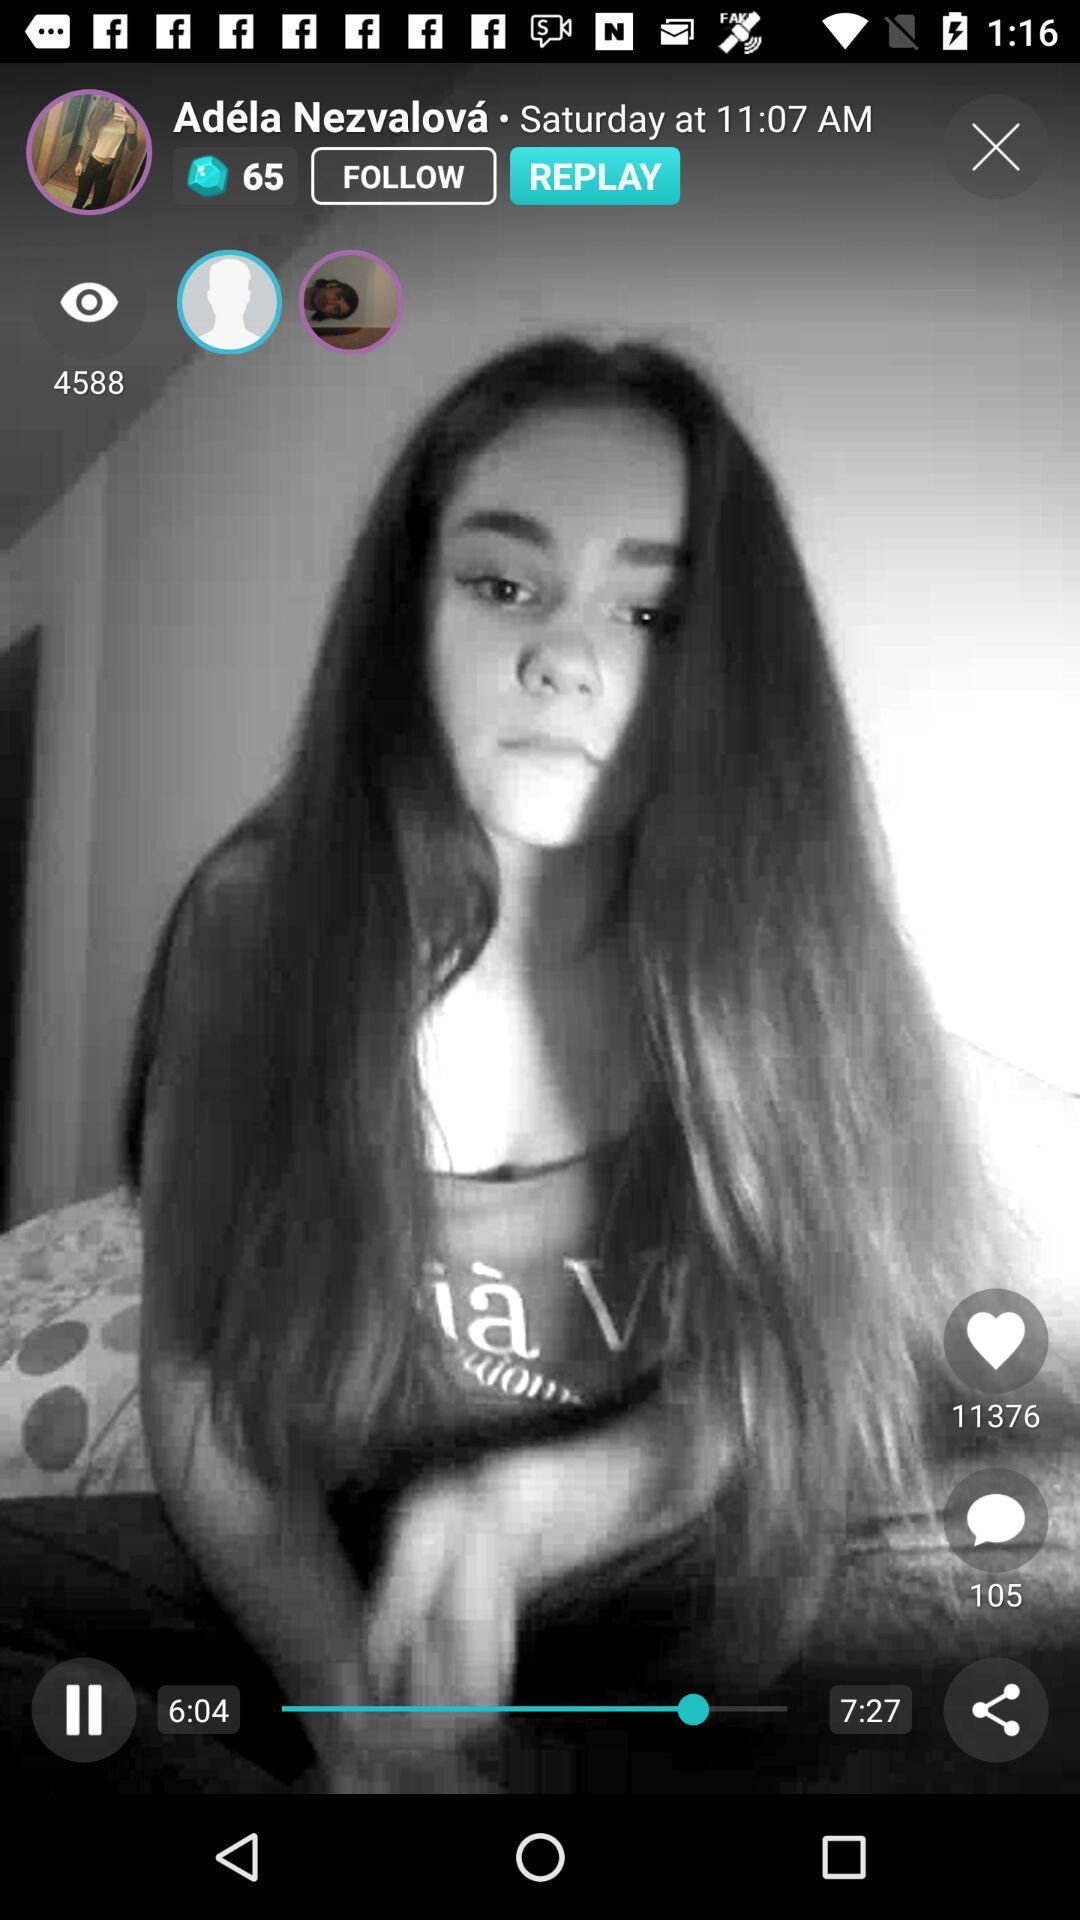  I want to click on close, so click(995, 146).